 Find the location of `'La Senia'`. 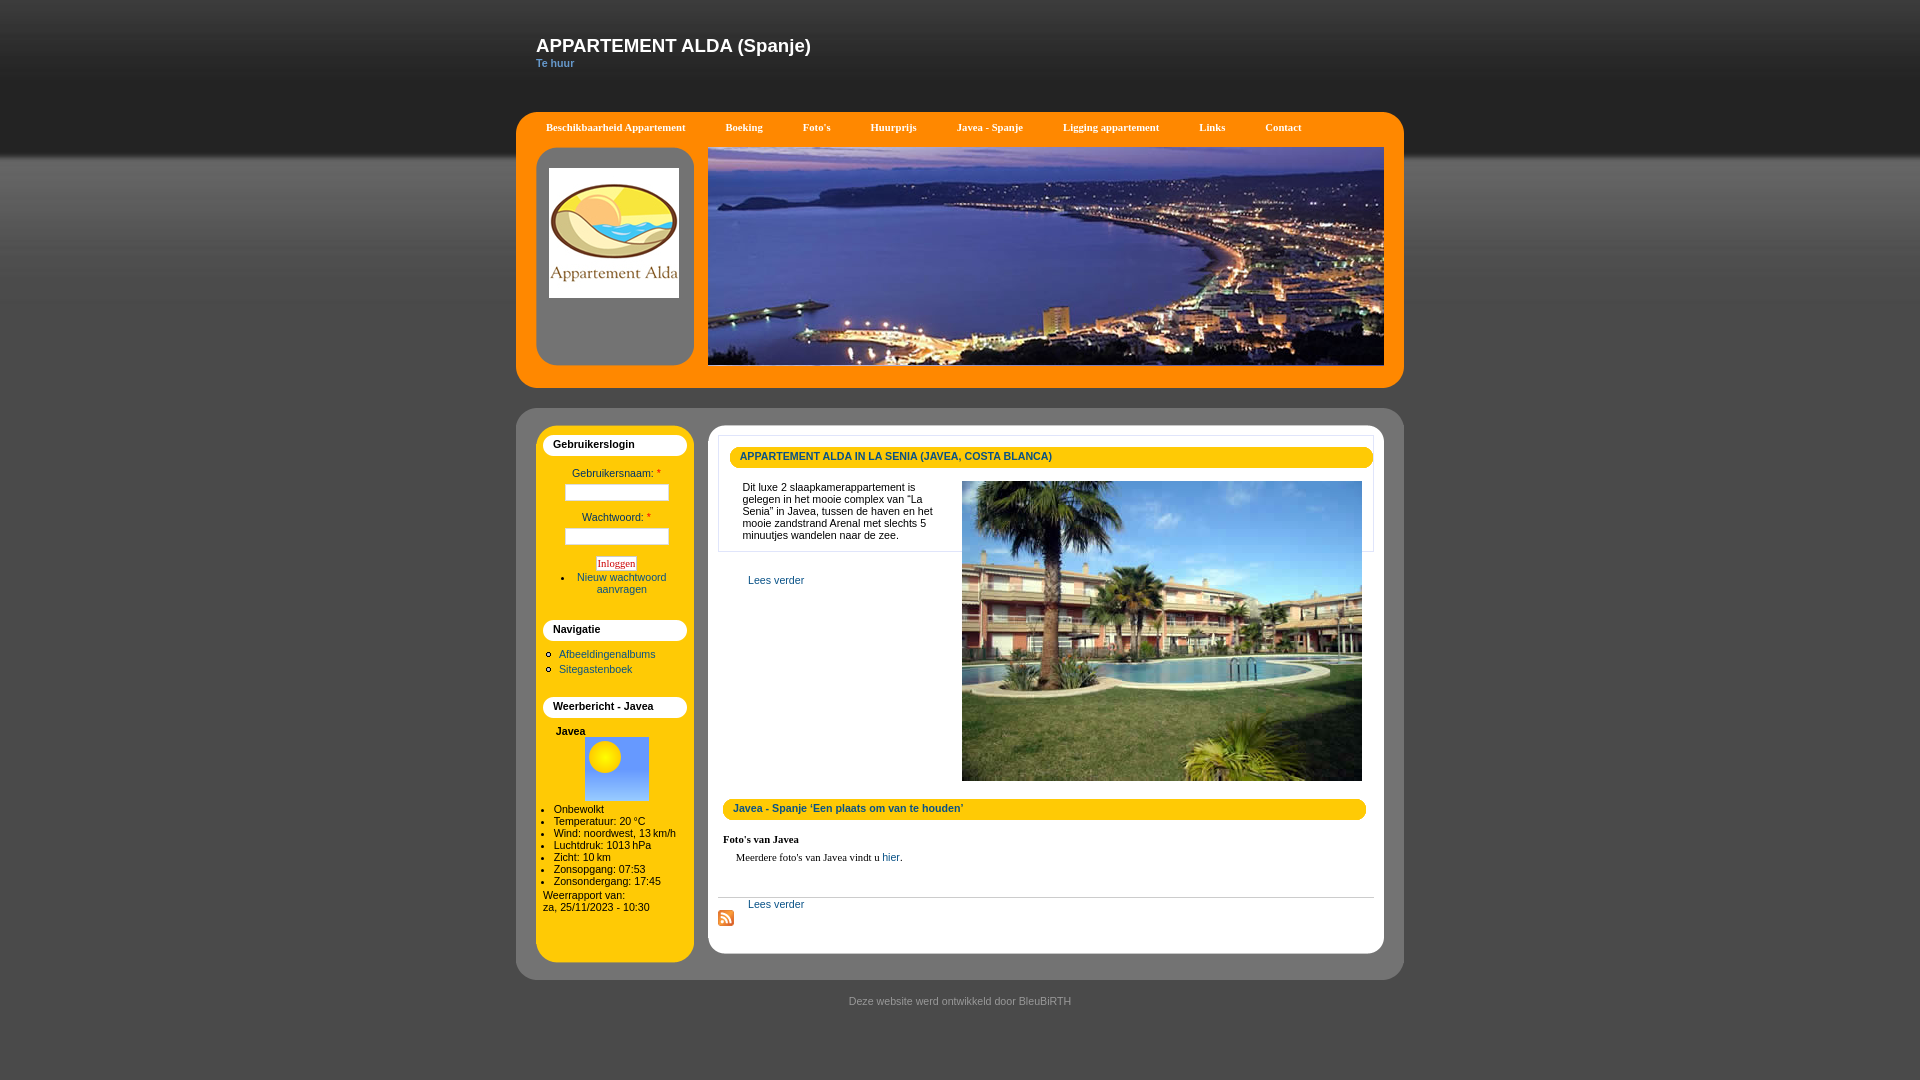

'La Senia' is located at coordinates (1161, 631).